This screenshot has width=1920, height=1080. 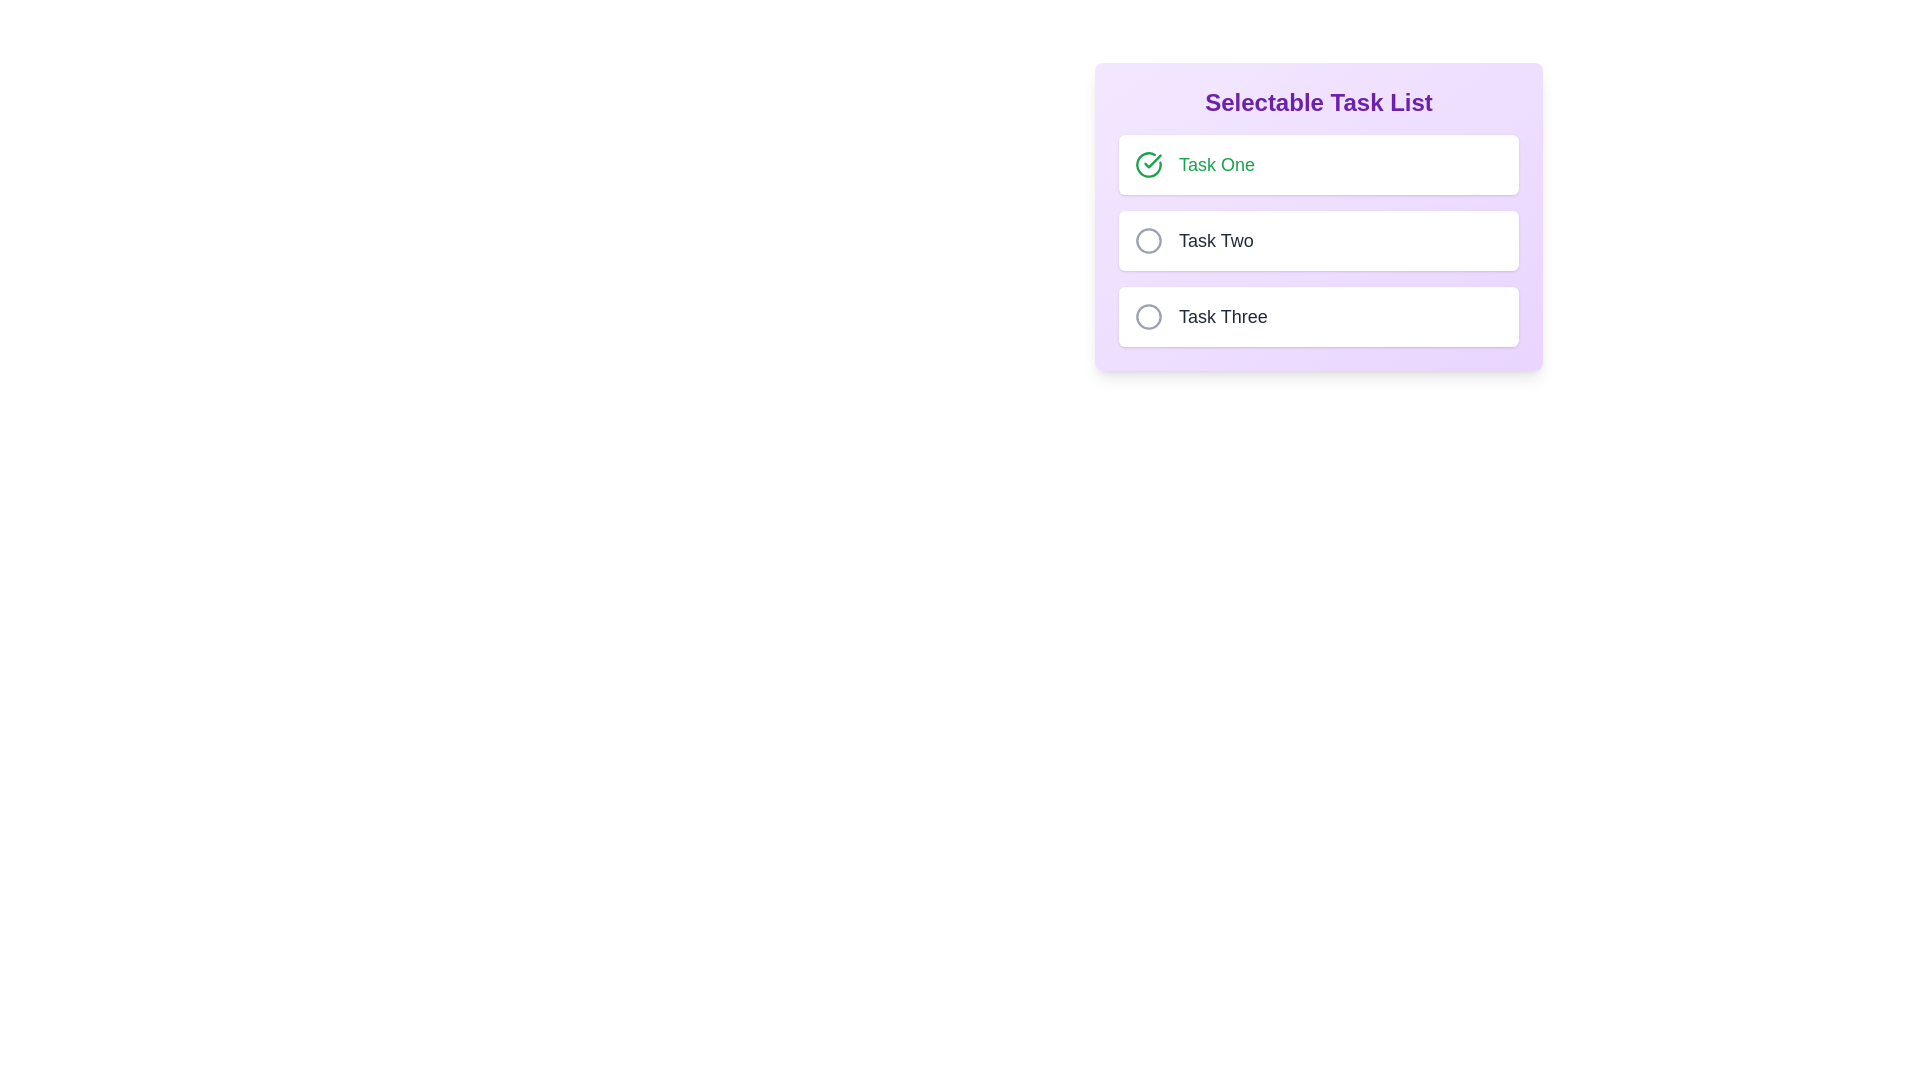 I want to click on the radio button with a gray border next to the text 'Task Three', so click(x=1148, y=315).